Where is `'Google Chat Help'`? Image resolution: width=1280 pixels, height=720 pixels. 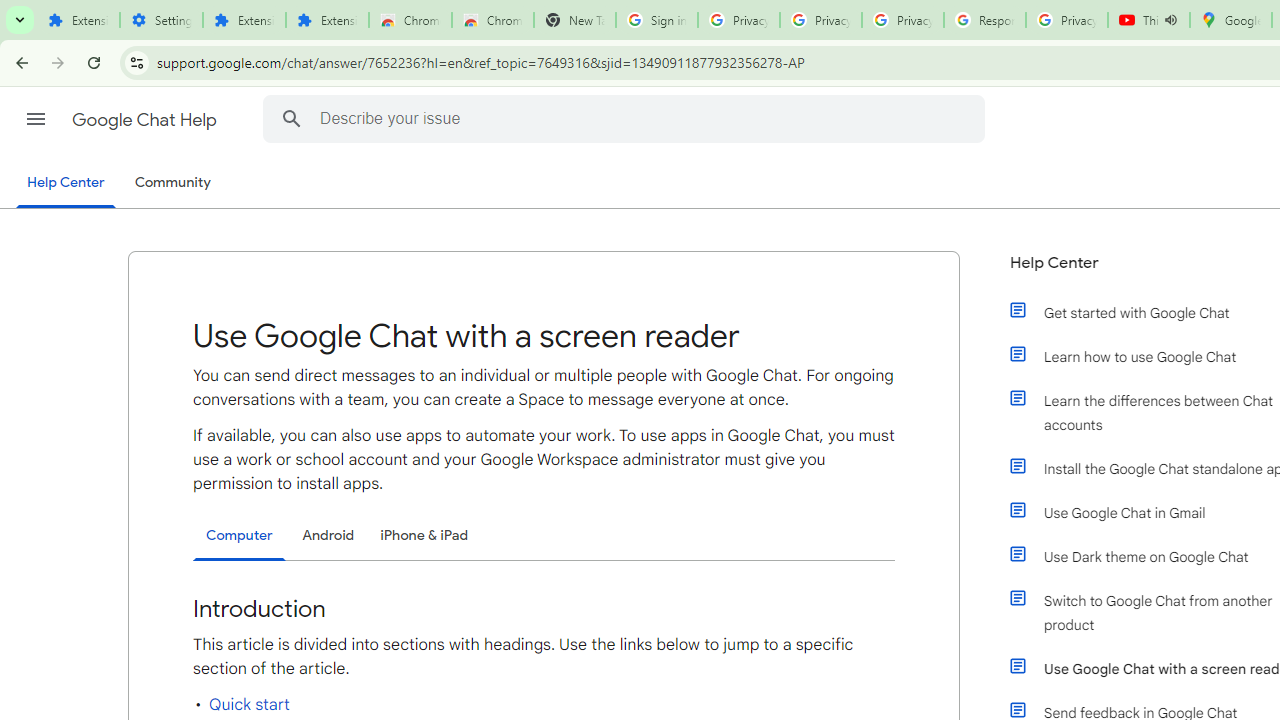 'Google Chat Help' is located at coordinates (145, 119).